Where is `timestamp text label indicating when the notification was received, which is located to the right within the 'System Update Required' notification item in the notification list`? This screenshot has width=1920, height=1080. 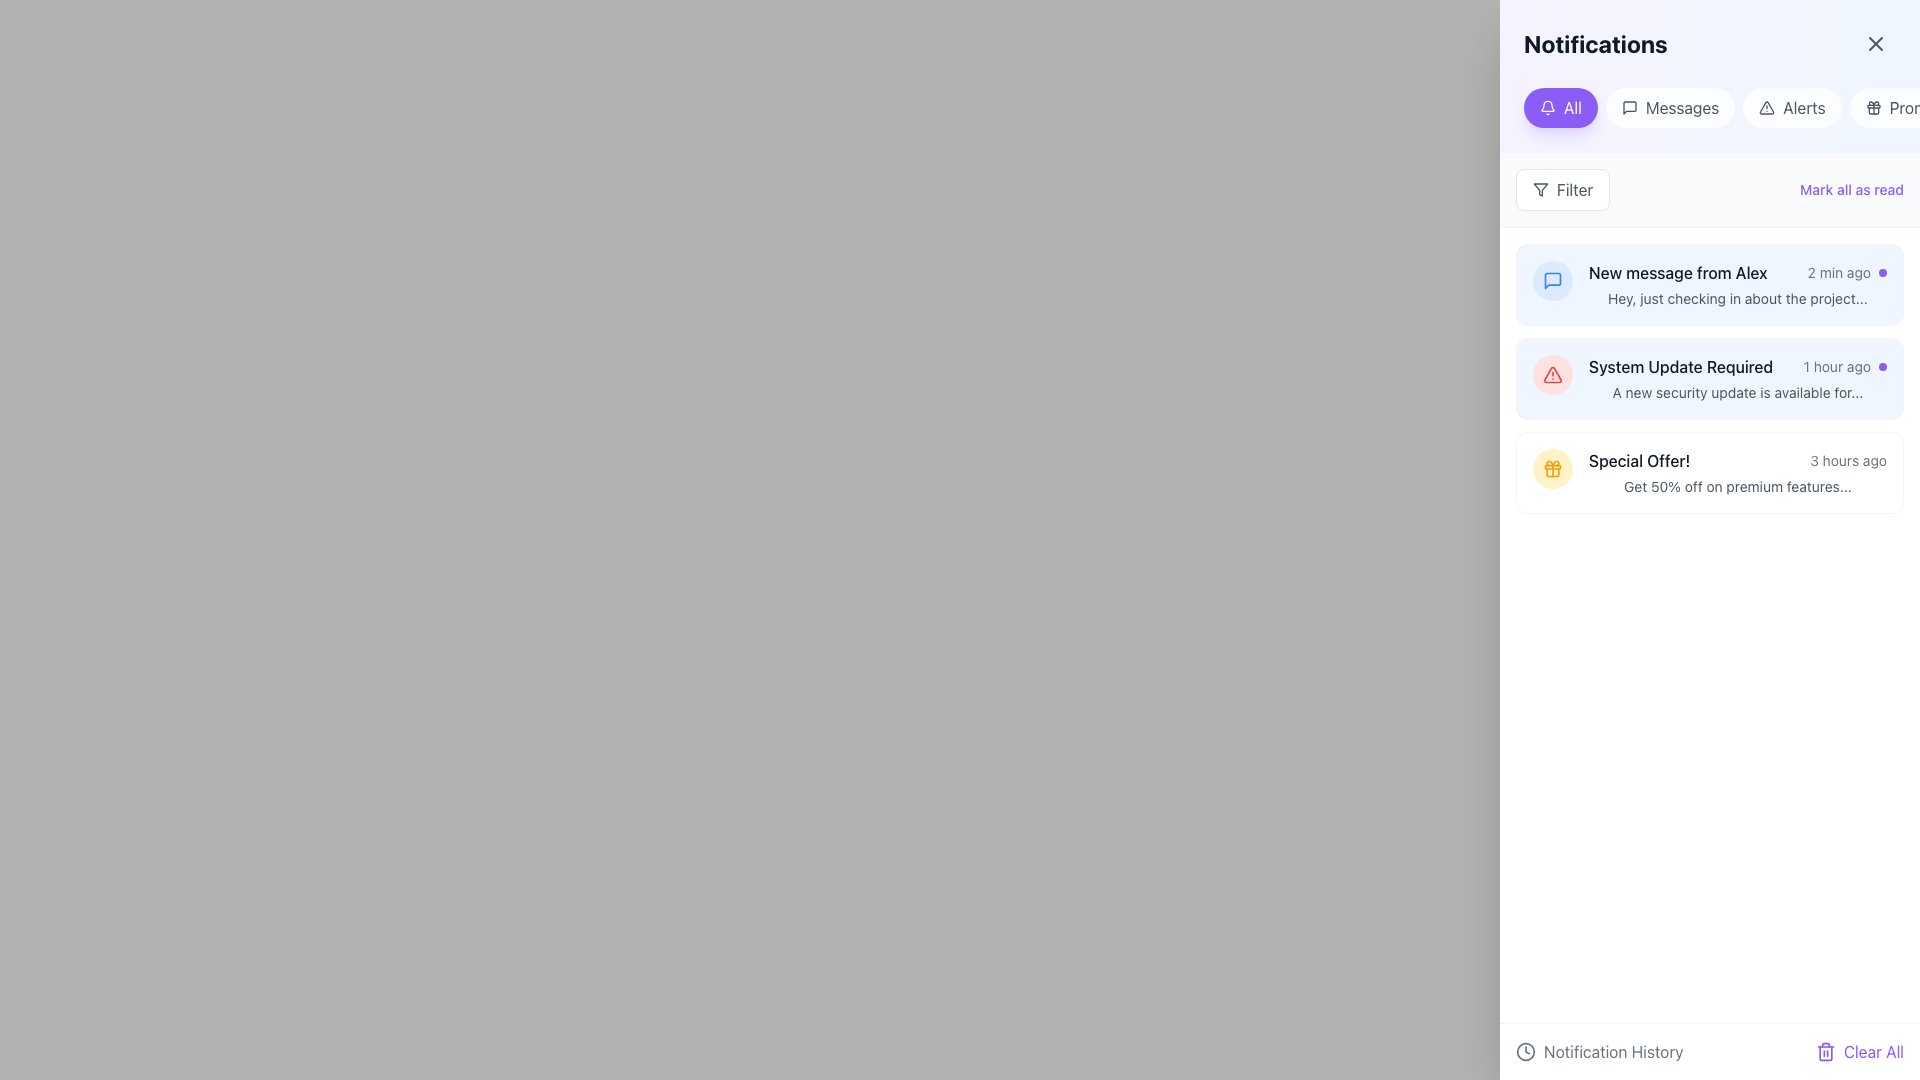
timestamp text label indicating when the notification was received, which is located to the right within the 'System Update Required' notification item in the notification list is located at coordinates (1844, 366).